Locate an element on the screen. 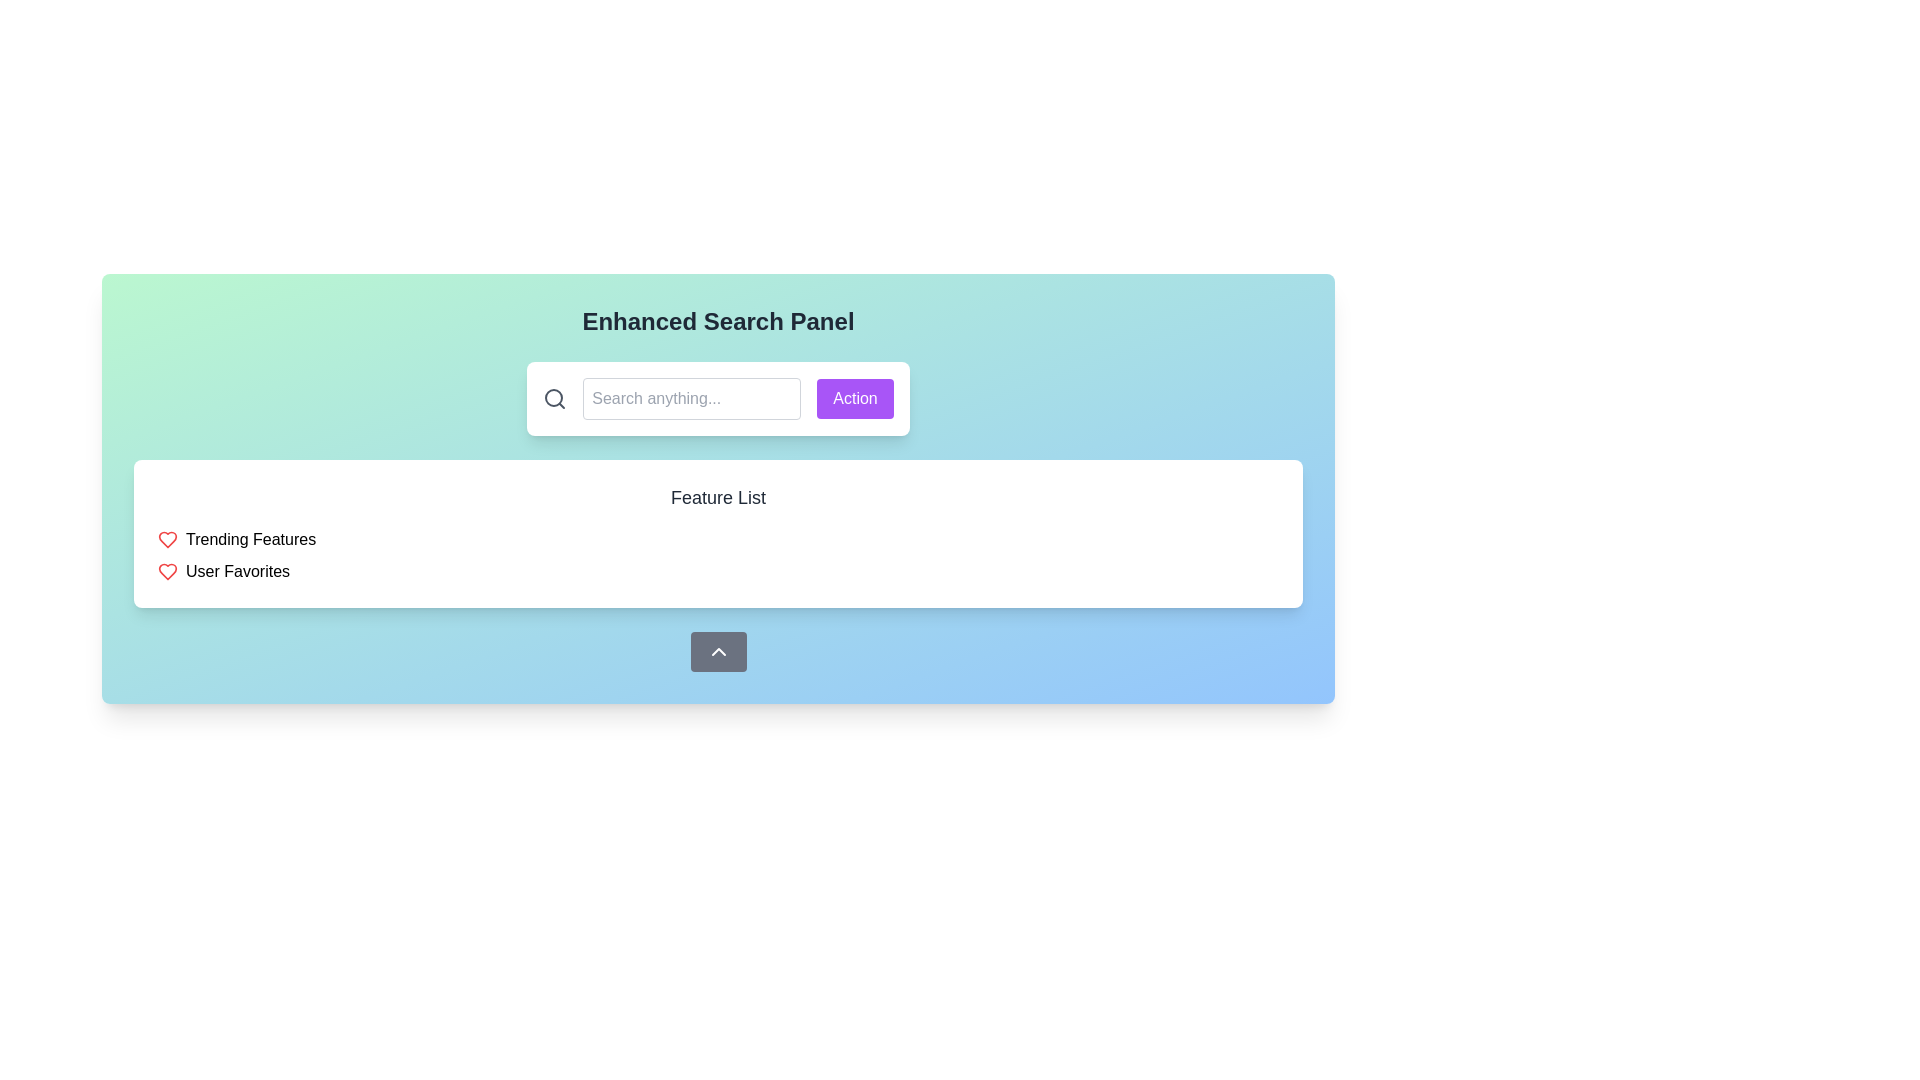 This screenshot has height=1080, width=1920. the text input box that allows users to input text for searching, located between a magnifying glass icon and a purple 'Action' button is located at coordinates (692, 398).